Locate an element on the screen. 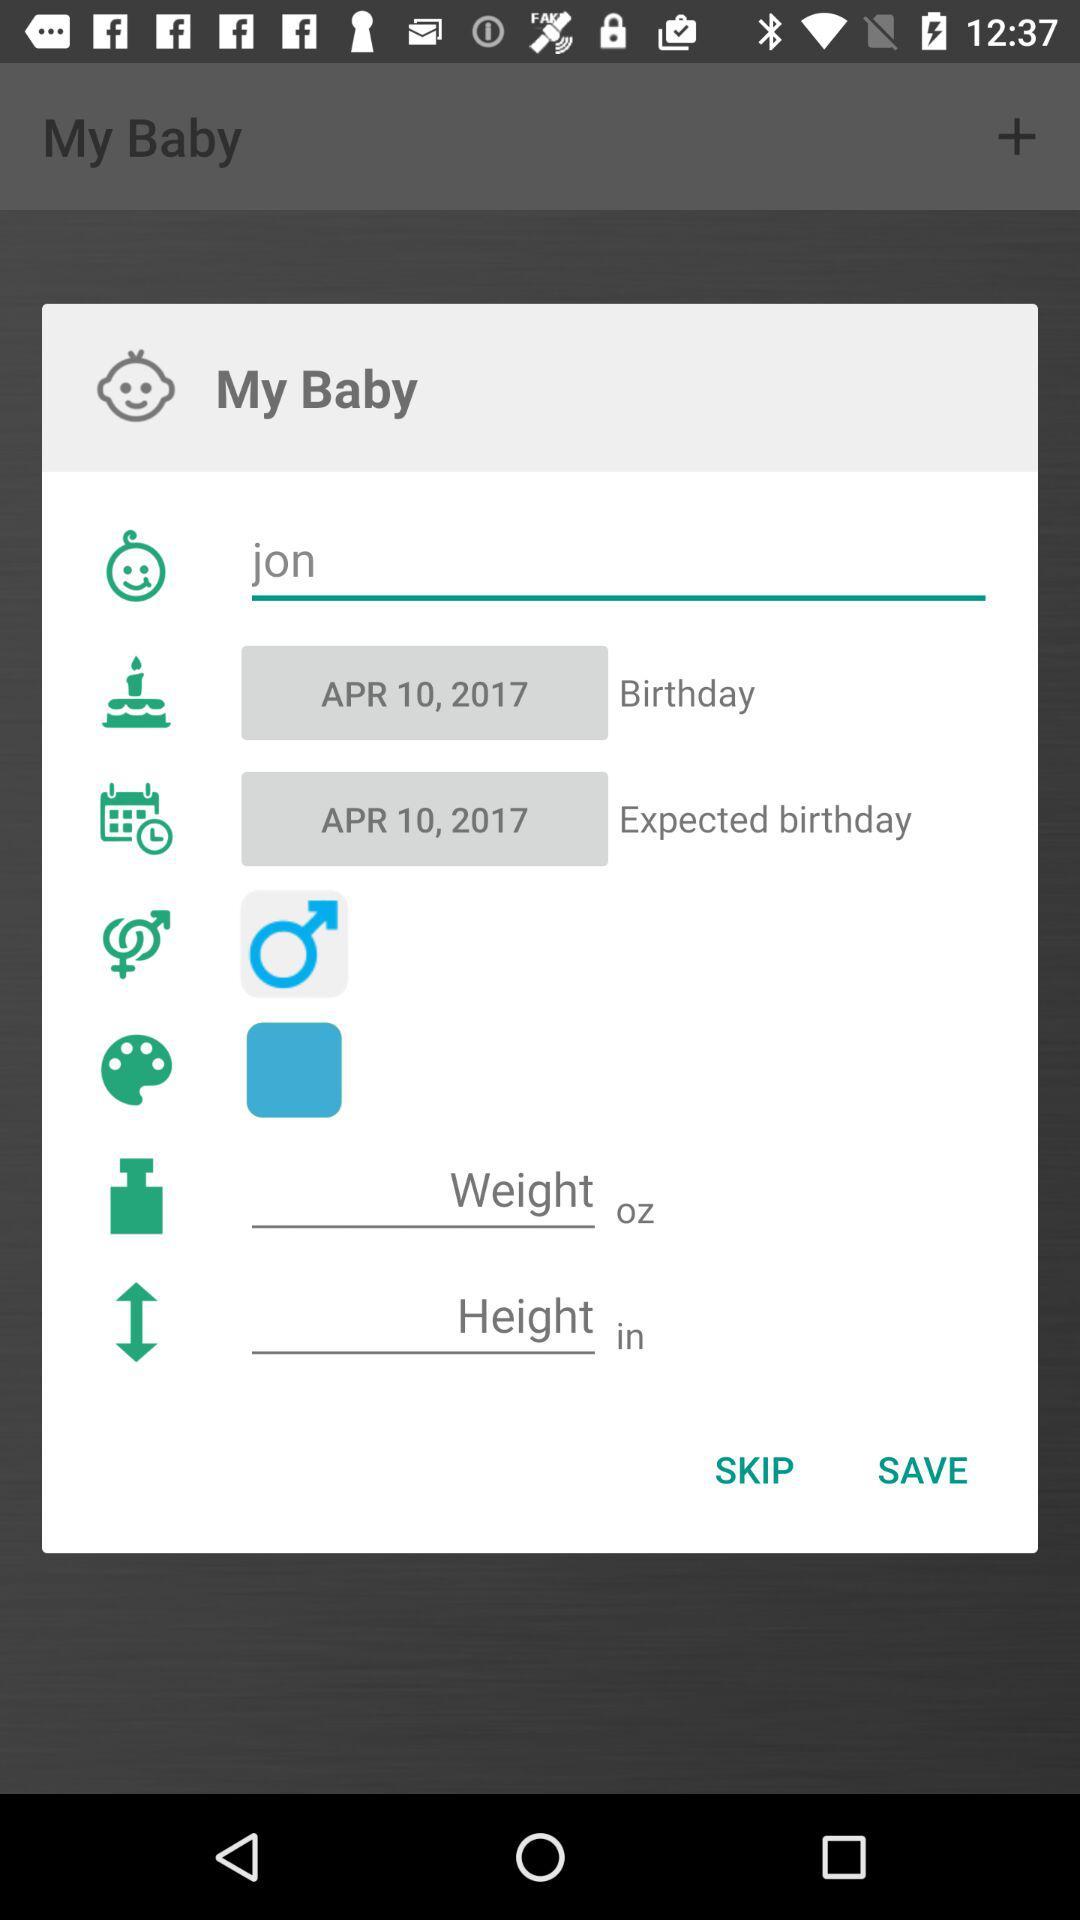 This screenshot has width=1080, height=1920. item below the my baby is located at coordinates (617, 560).